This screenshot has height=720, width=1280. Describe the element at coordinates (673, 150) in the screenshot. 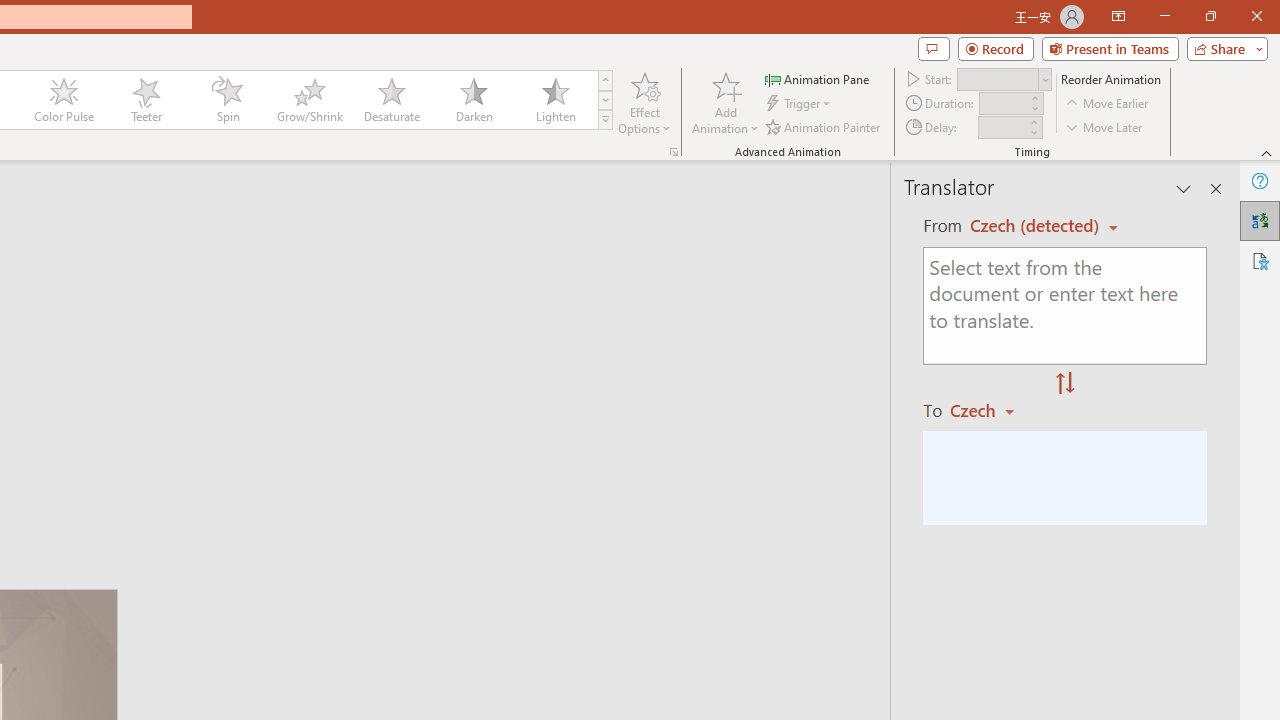

I see `'More Options...'` at that location.